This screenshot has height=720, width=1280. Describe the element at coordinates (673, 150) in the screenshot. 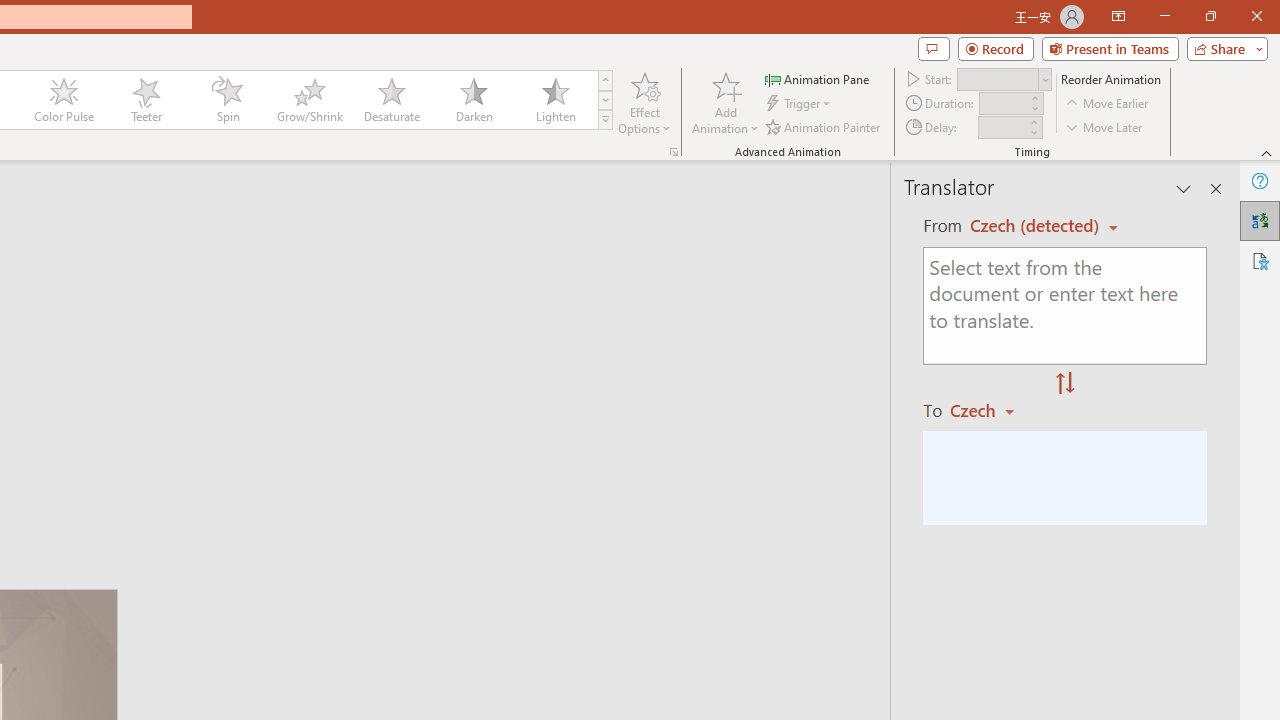

I see `'More Options...'` at that location.